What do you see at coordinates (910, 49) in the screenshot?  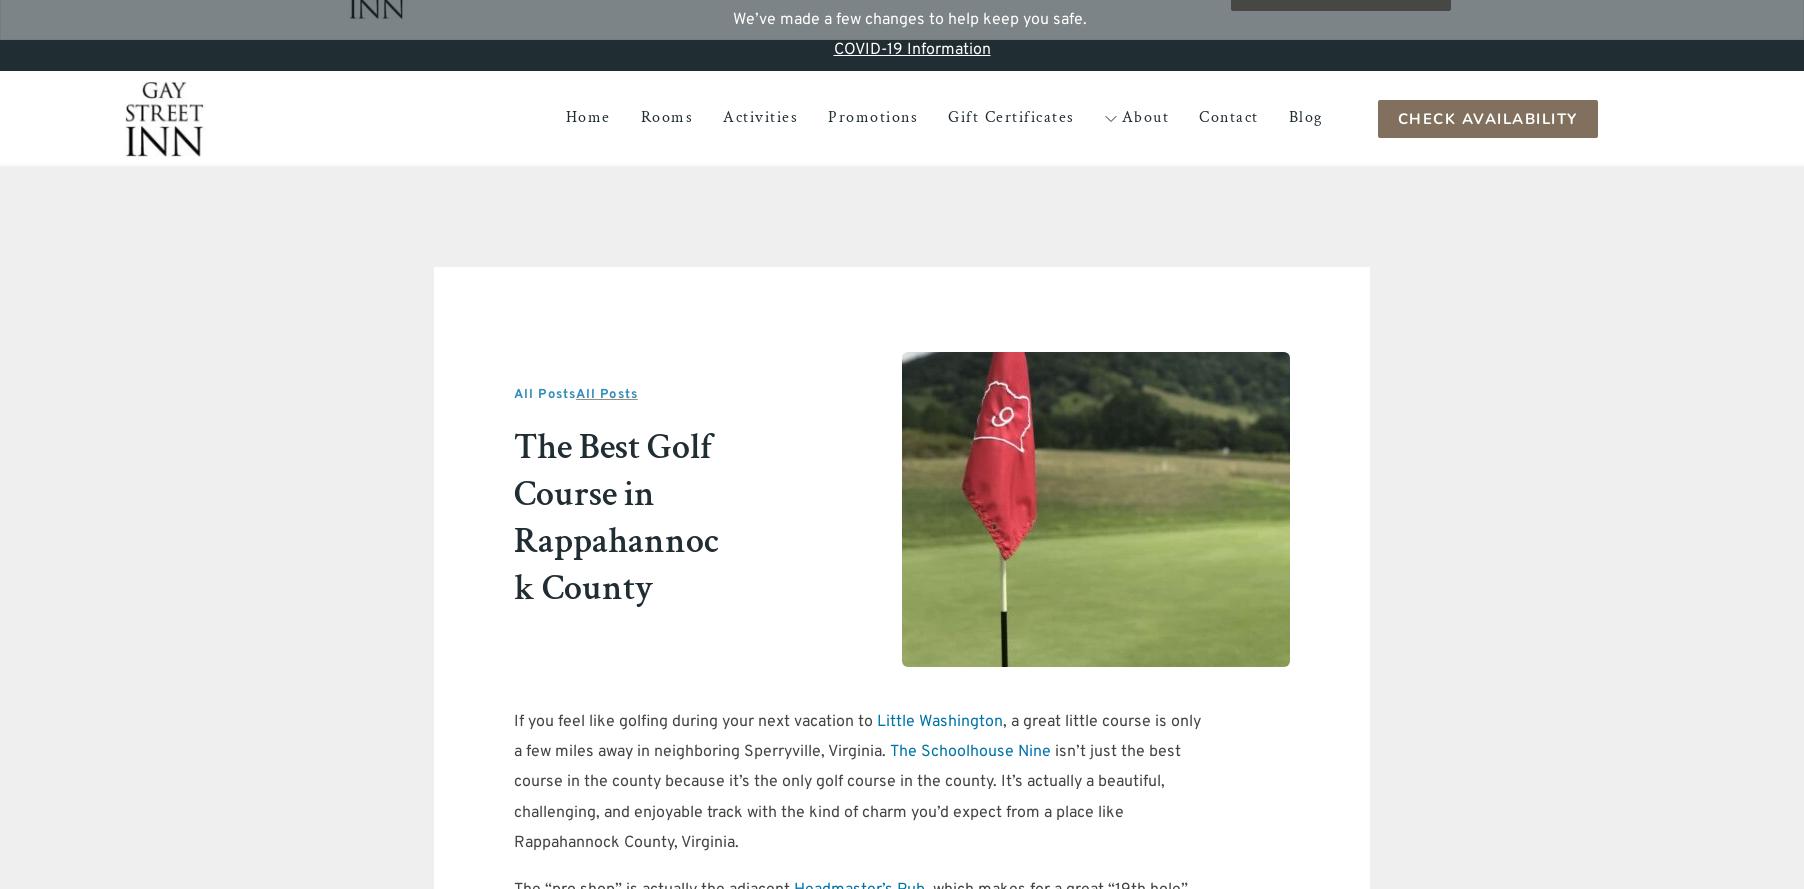 I see `'COVID-19 Information'` at bounding box center [910, 49].